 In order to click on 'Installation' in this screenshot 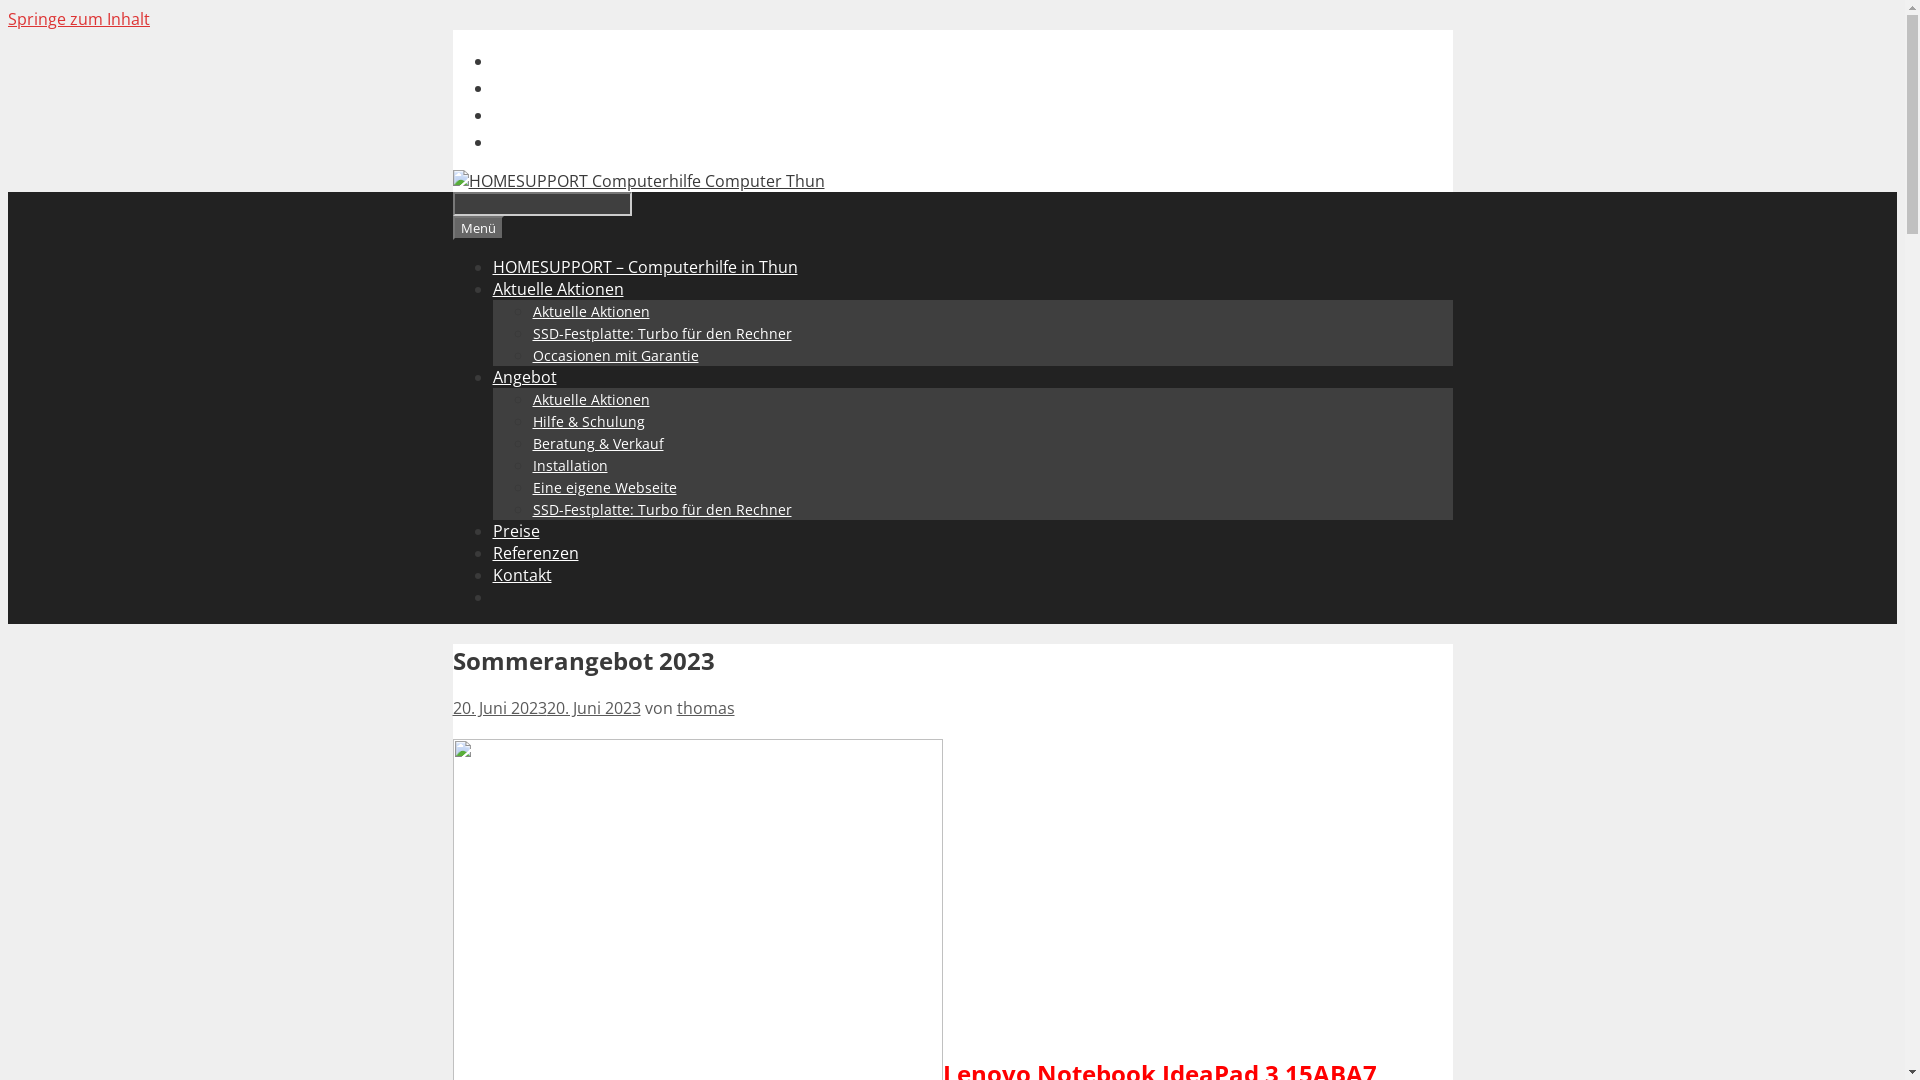, I will do `click(532, 465)`.